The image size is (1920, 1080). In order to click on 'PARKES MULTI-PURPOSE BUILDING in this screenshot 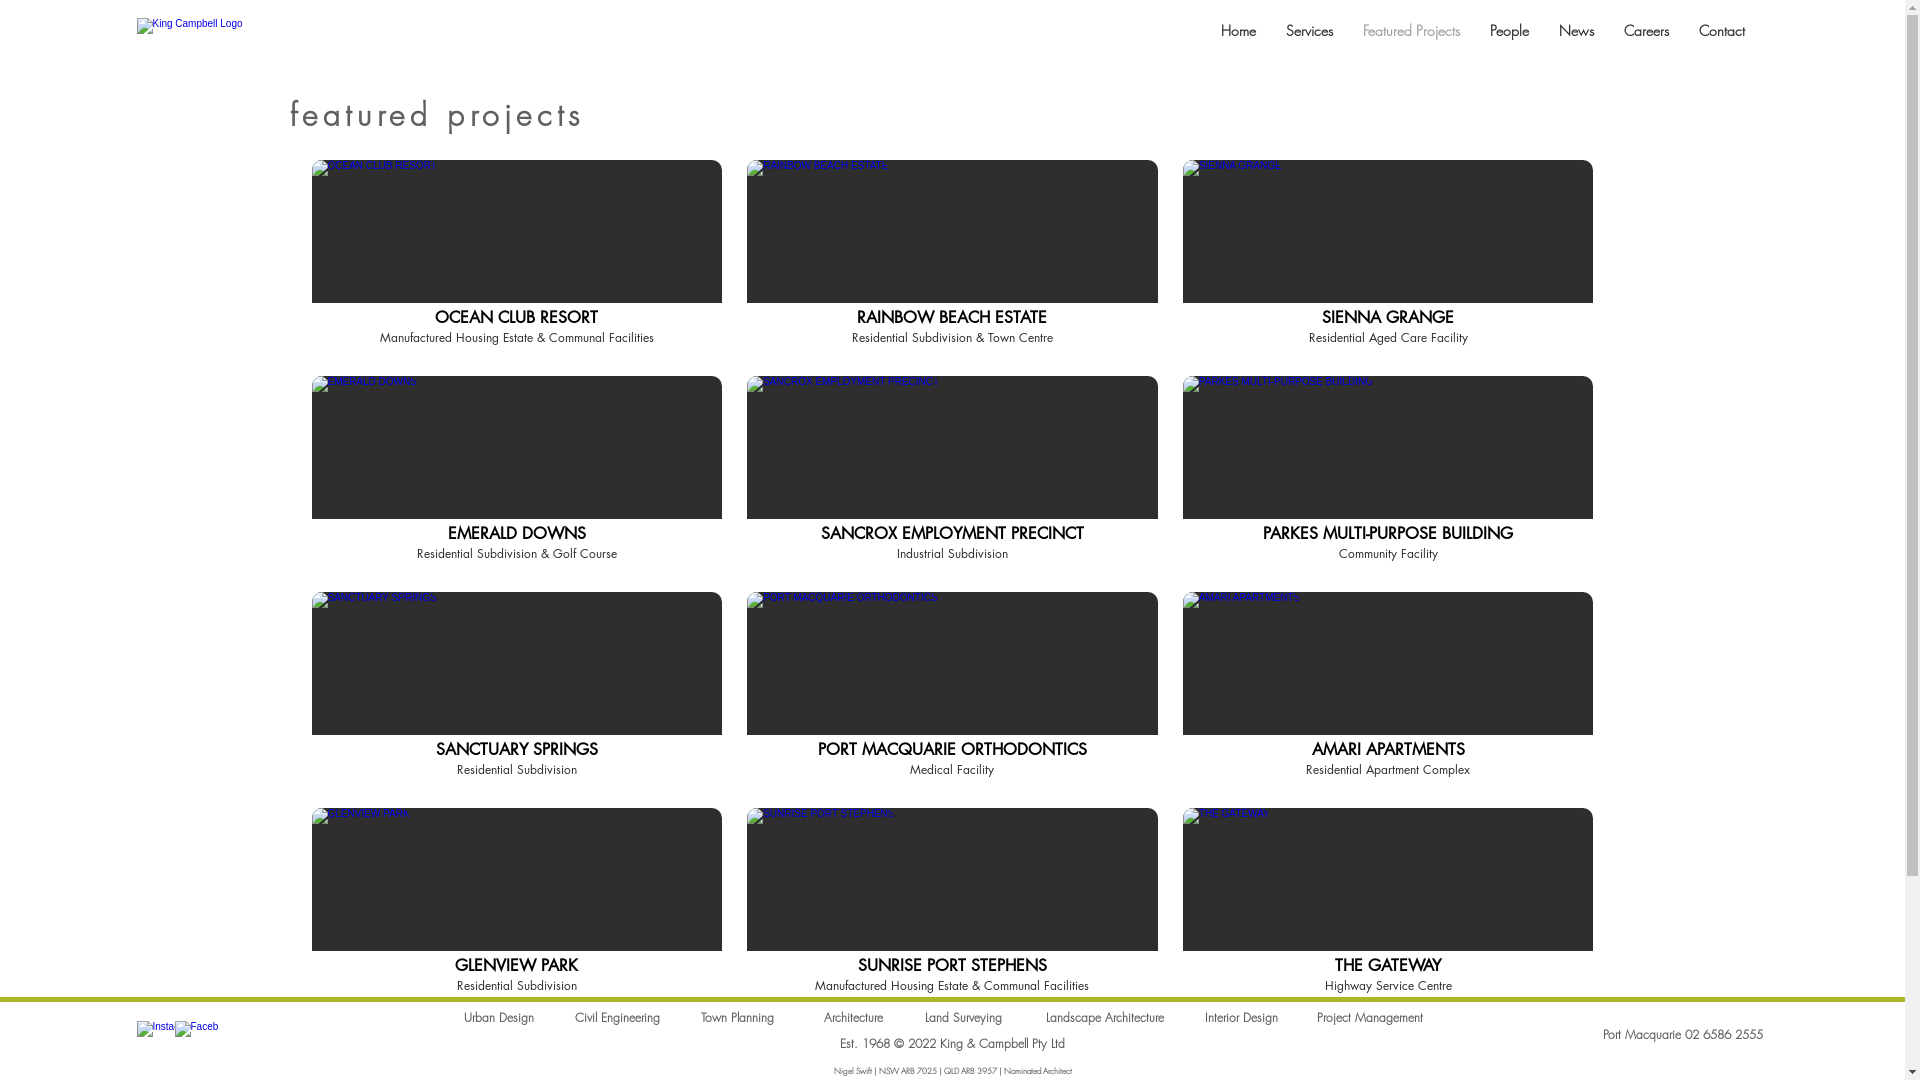, I will do `click(1387, 471)`.